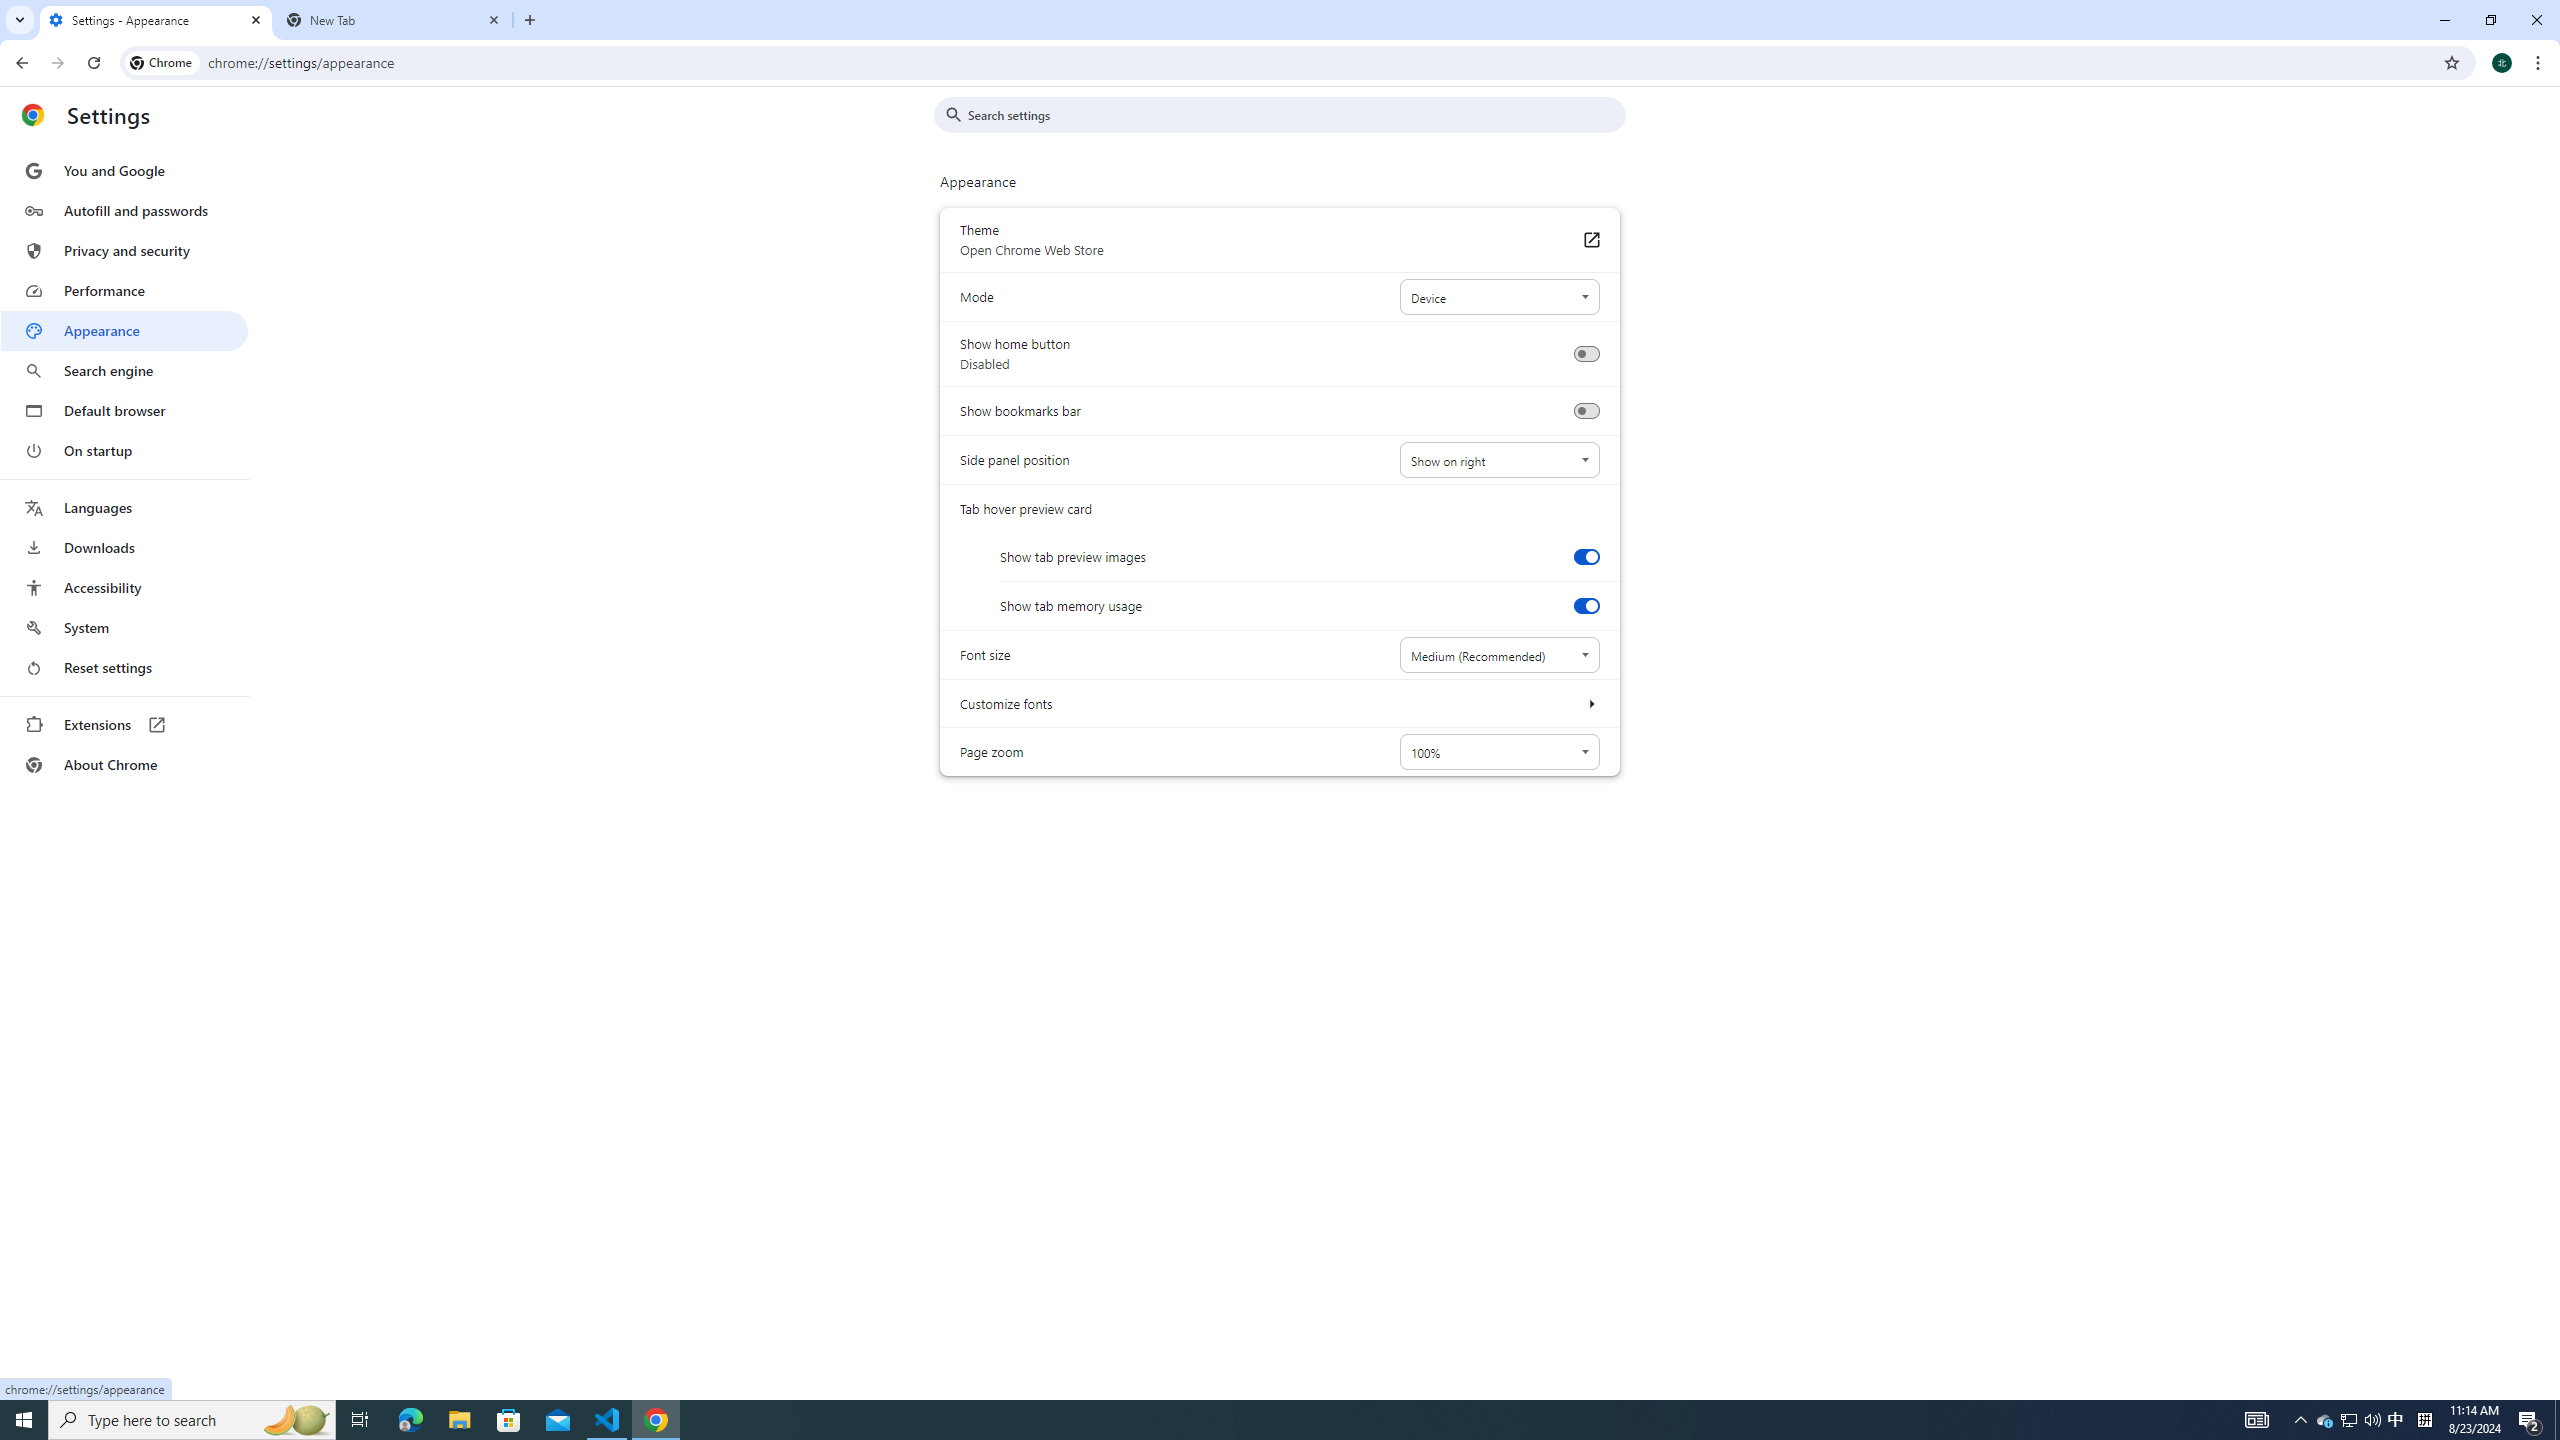 Image resolution: width=2560 pixels, height=1440 pixels. What do you see at coordinates (1497, 654) in the screenshot?
I see `'Font size'` at bounding box center [1497, 654].